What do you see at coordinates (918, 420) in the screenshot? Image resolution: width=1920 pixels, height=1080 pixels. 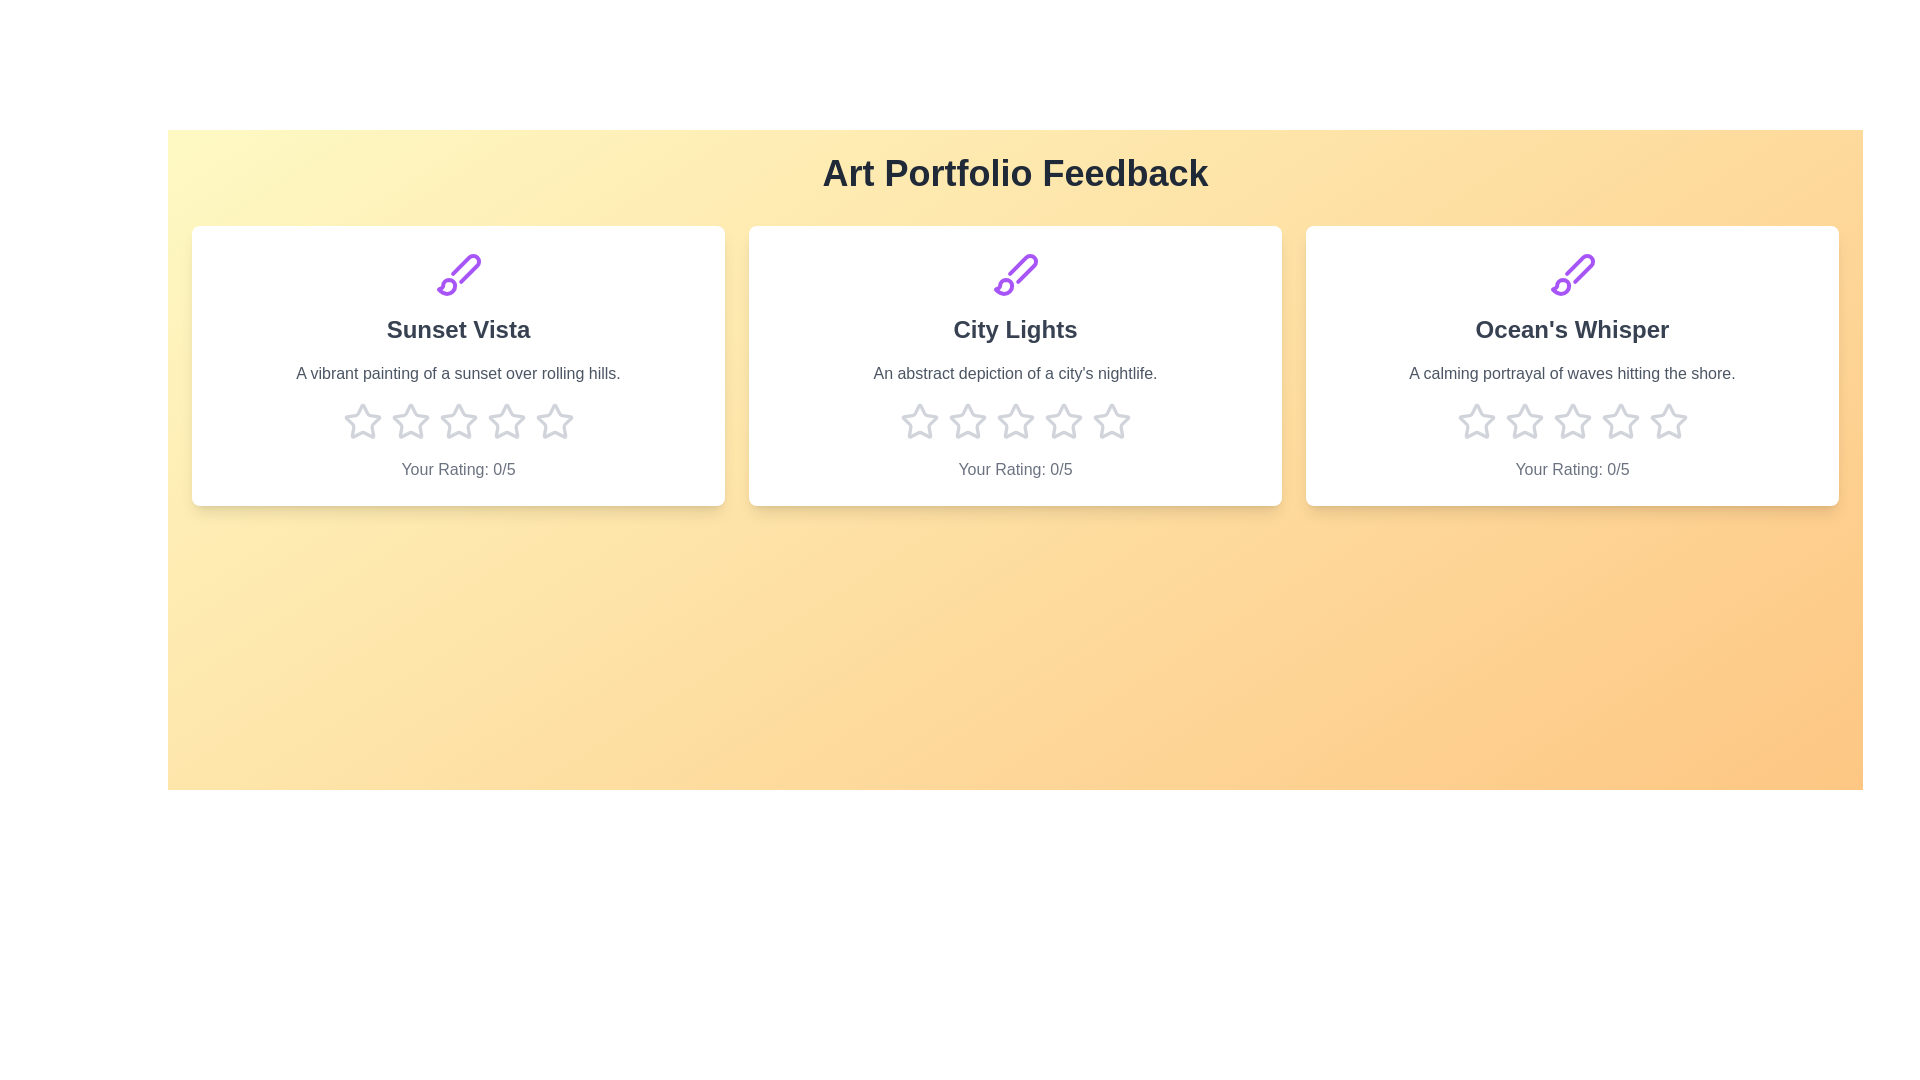 I see `the star corresponding to 1 stars for the artwork titled 'City Lights'` at bounding box center [918, 420].